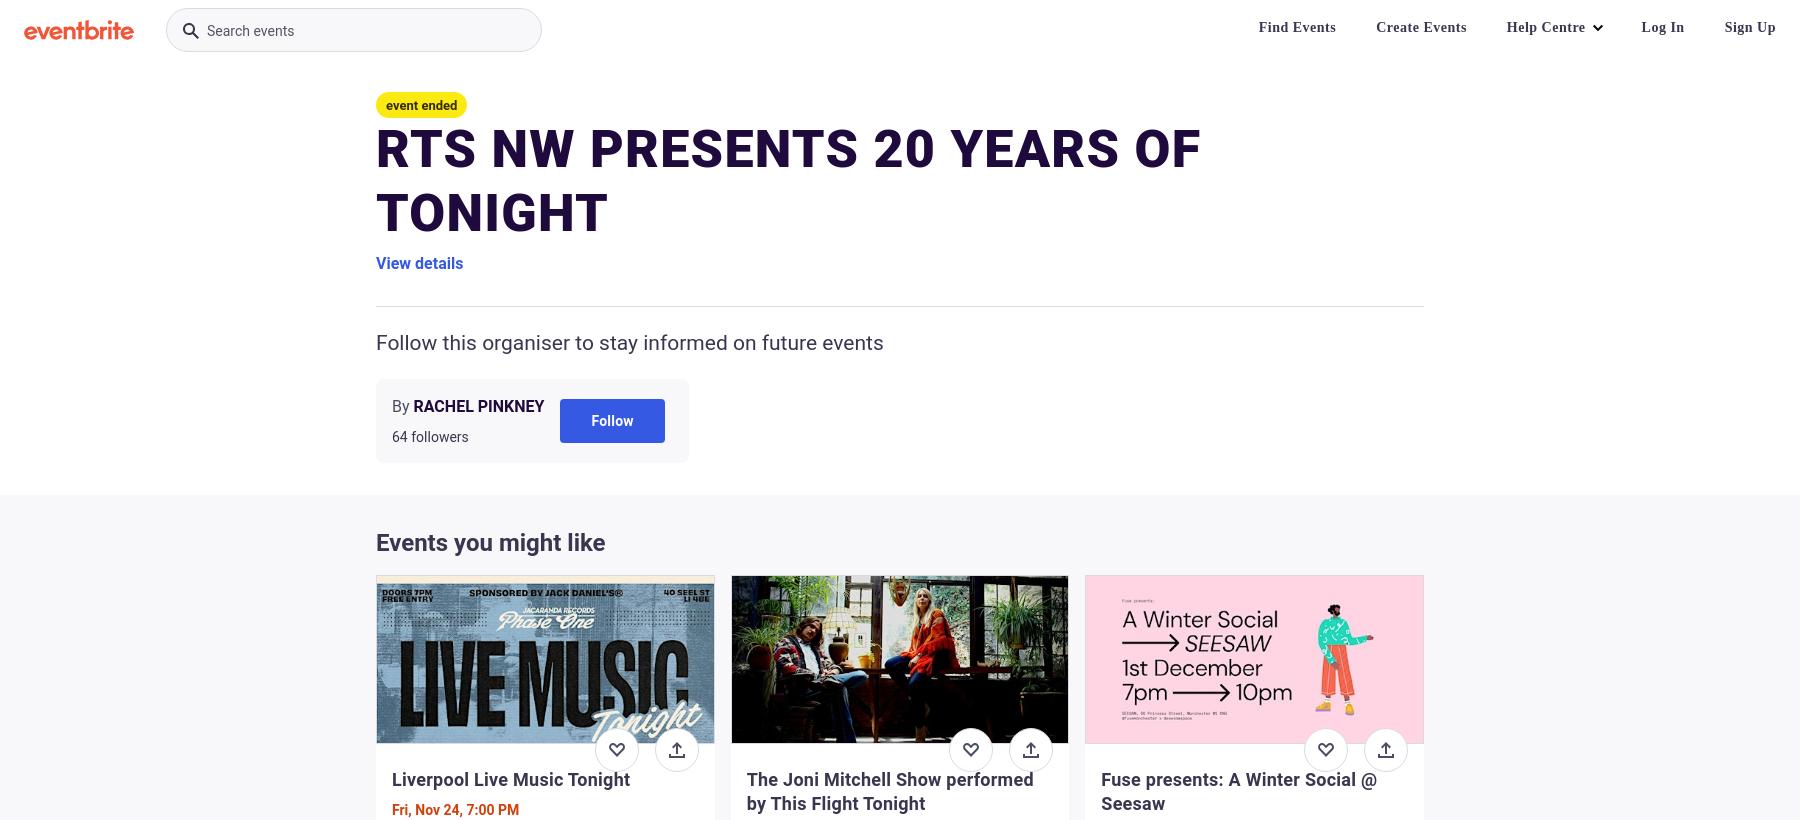 The width and height of the screenshot is (1800, 820). Describe the element at coordinates (510, 779) in the screenshot. I see `'Liverpool Live Music Tonight'` at that location.